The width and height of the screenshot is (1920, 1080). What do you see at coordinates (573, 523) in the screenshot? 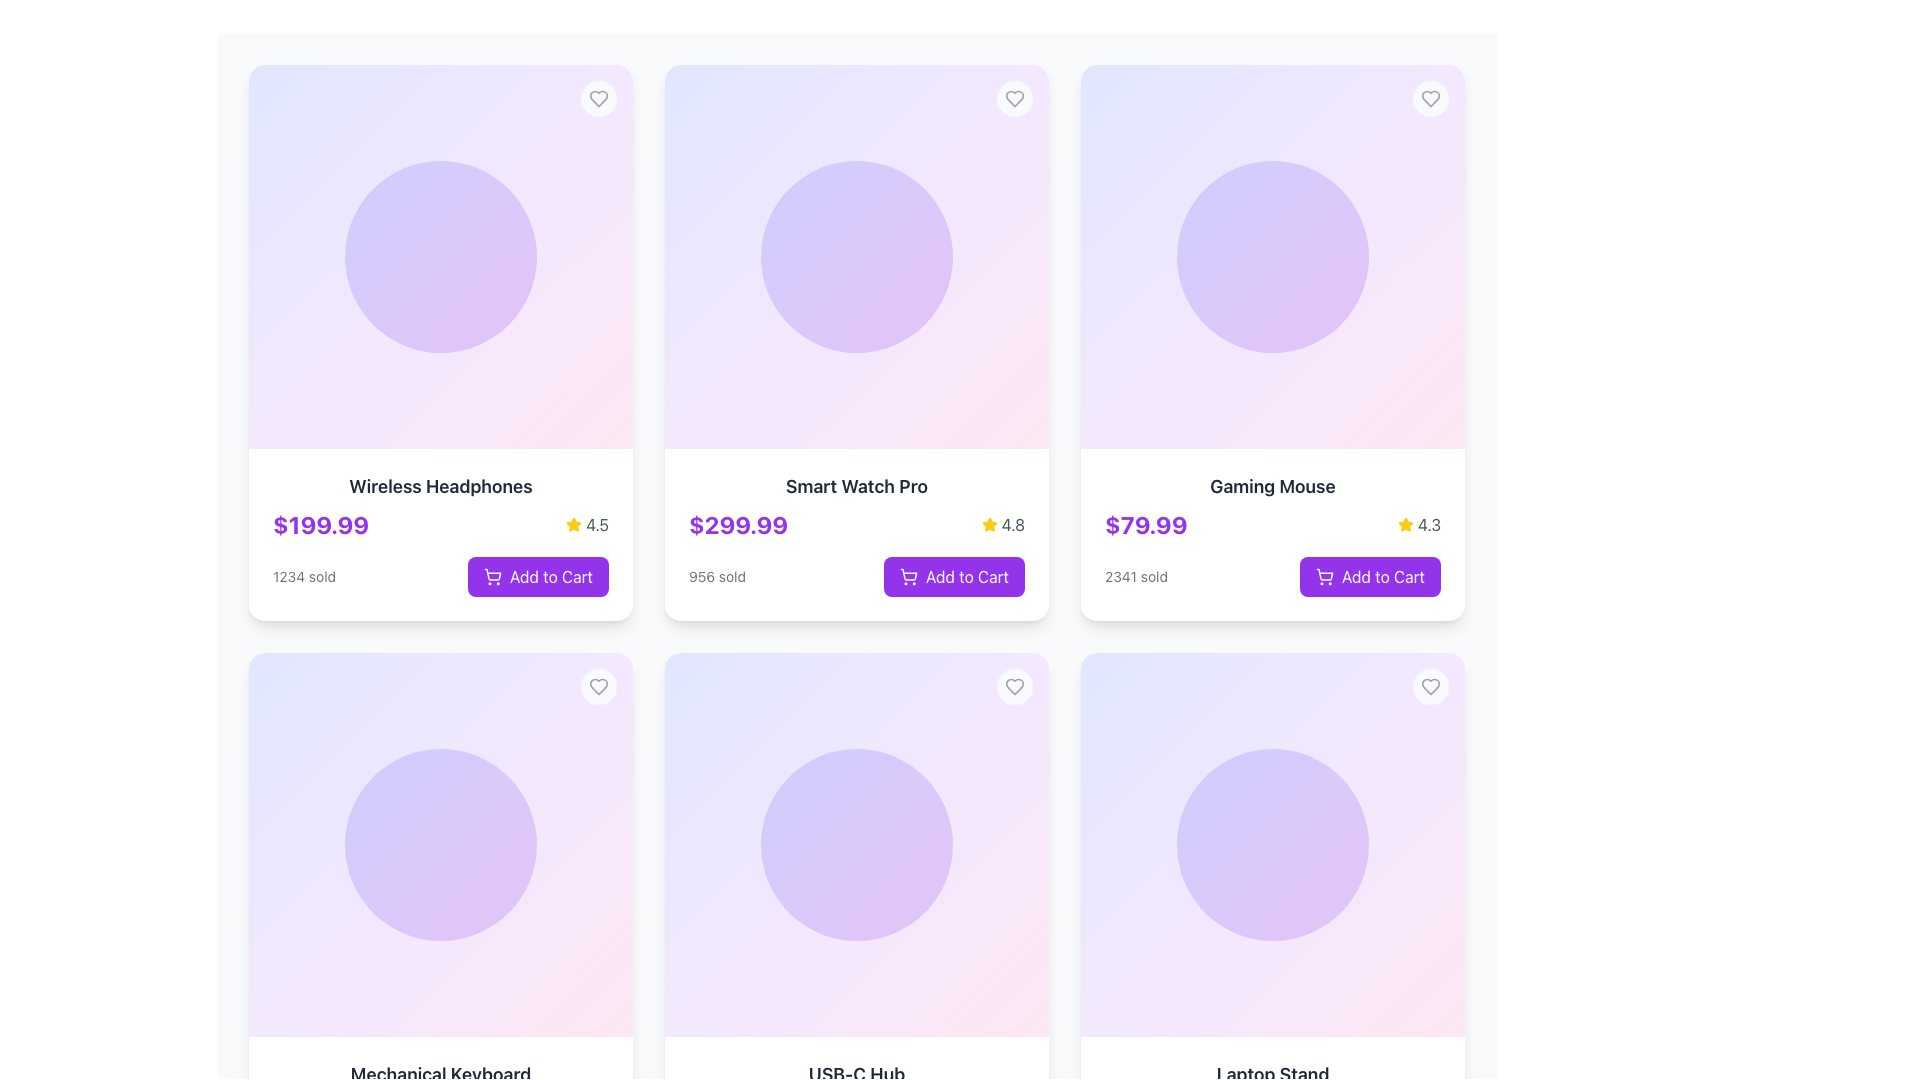
I see `the yellow star-like icon representing a 4.5-star rating for the Wireless Headphones product, located in the top right corner of the card` at bounding box center [573, 523].